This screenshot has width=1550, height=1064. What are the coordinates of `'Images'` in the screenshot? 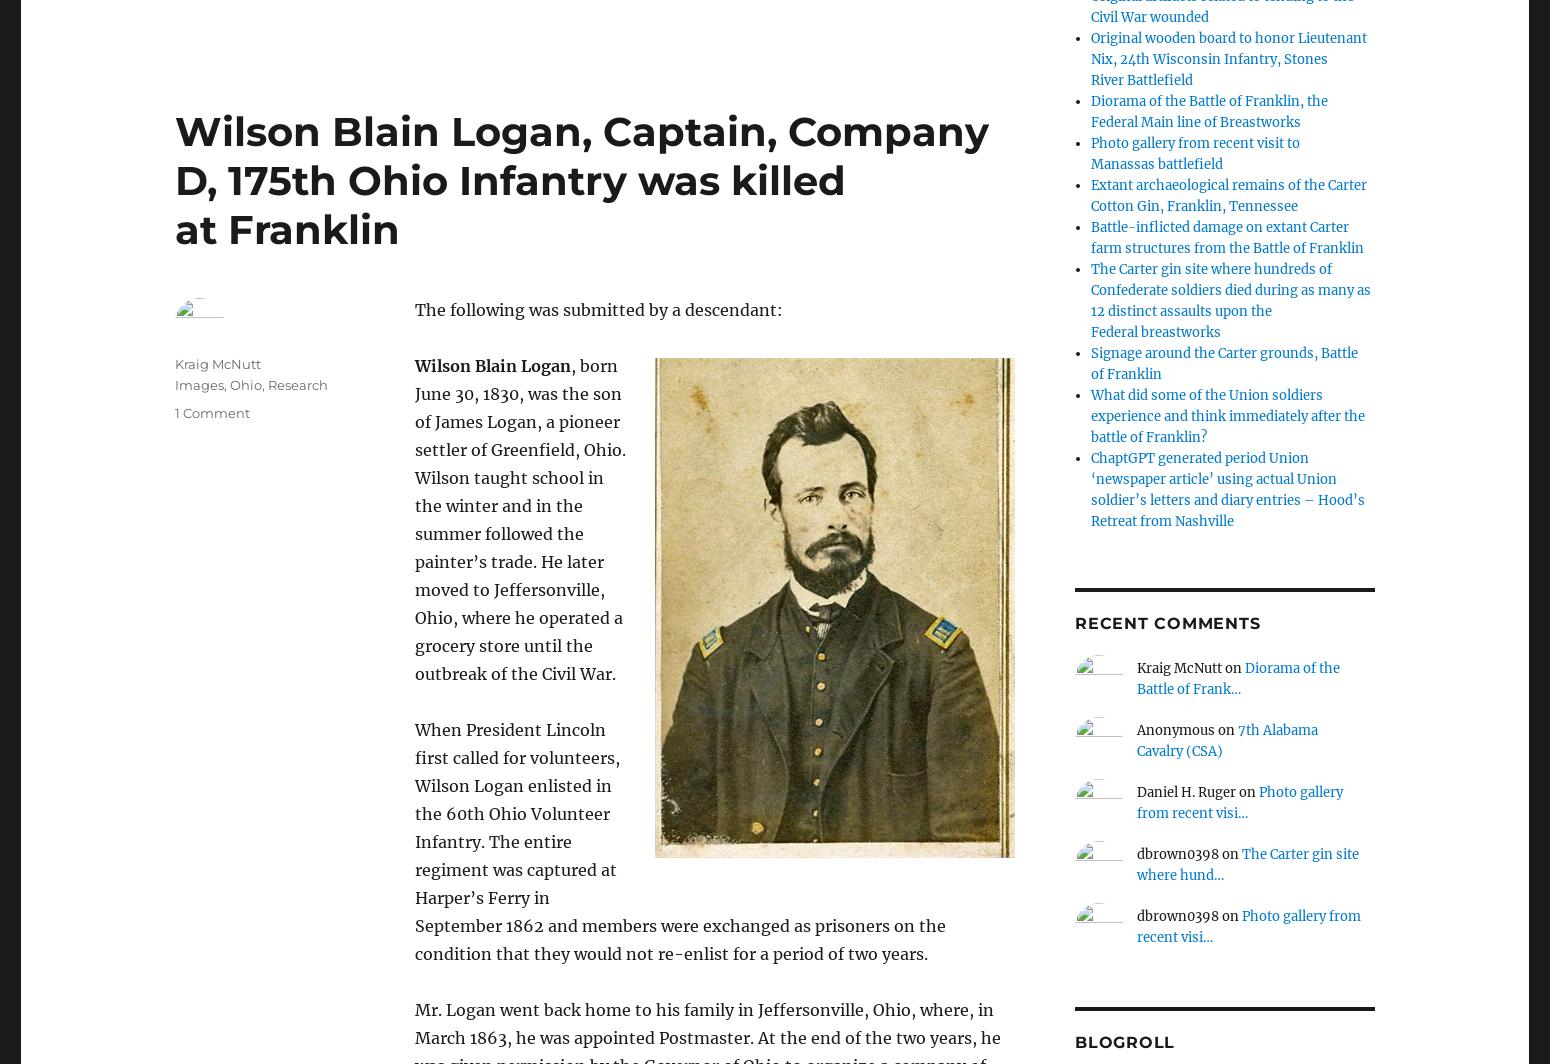 It's located at (198, 383).